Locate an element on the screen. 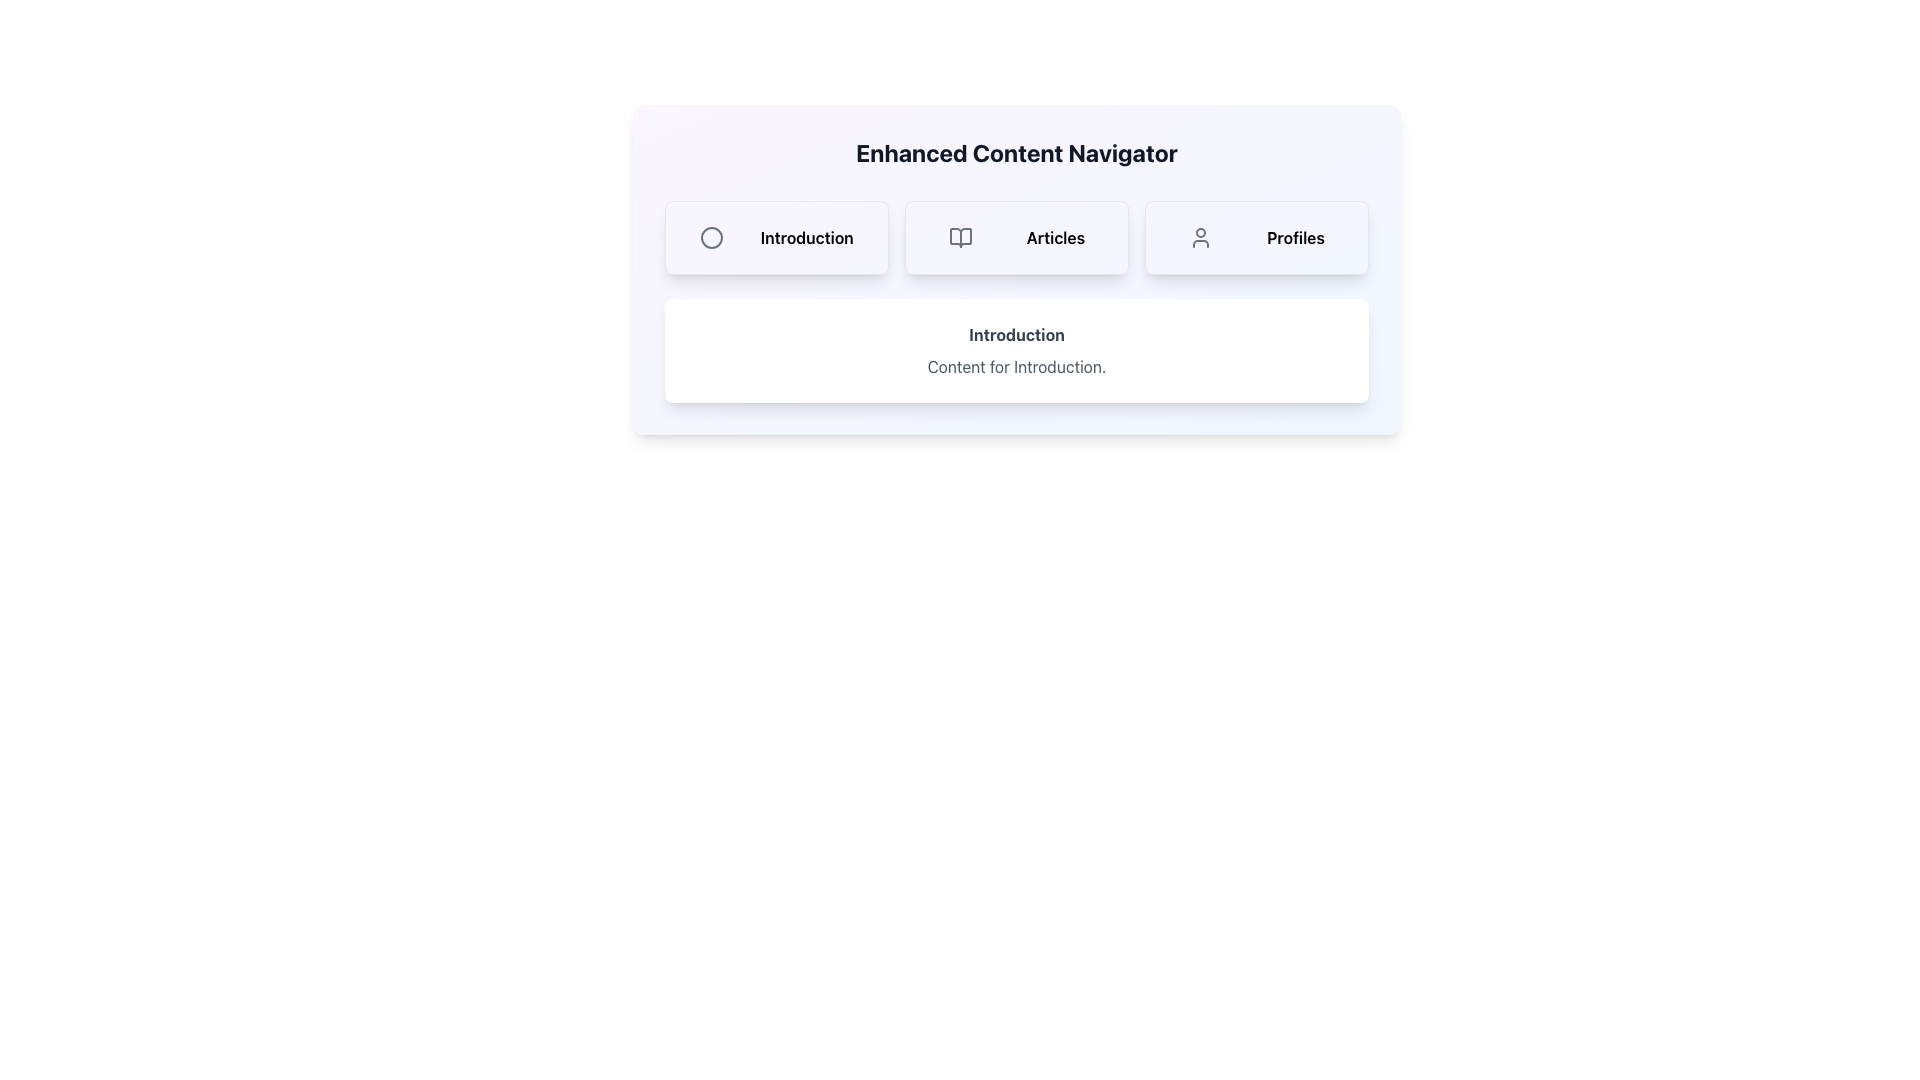 The width and height of the screenshot is (1920, 1080). the 'Introduction' icon, which is the first item in a horizontal list of icons, indicating its relevance in the interface is located at coordinates (712, 237).